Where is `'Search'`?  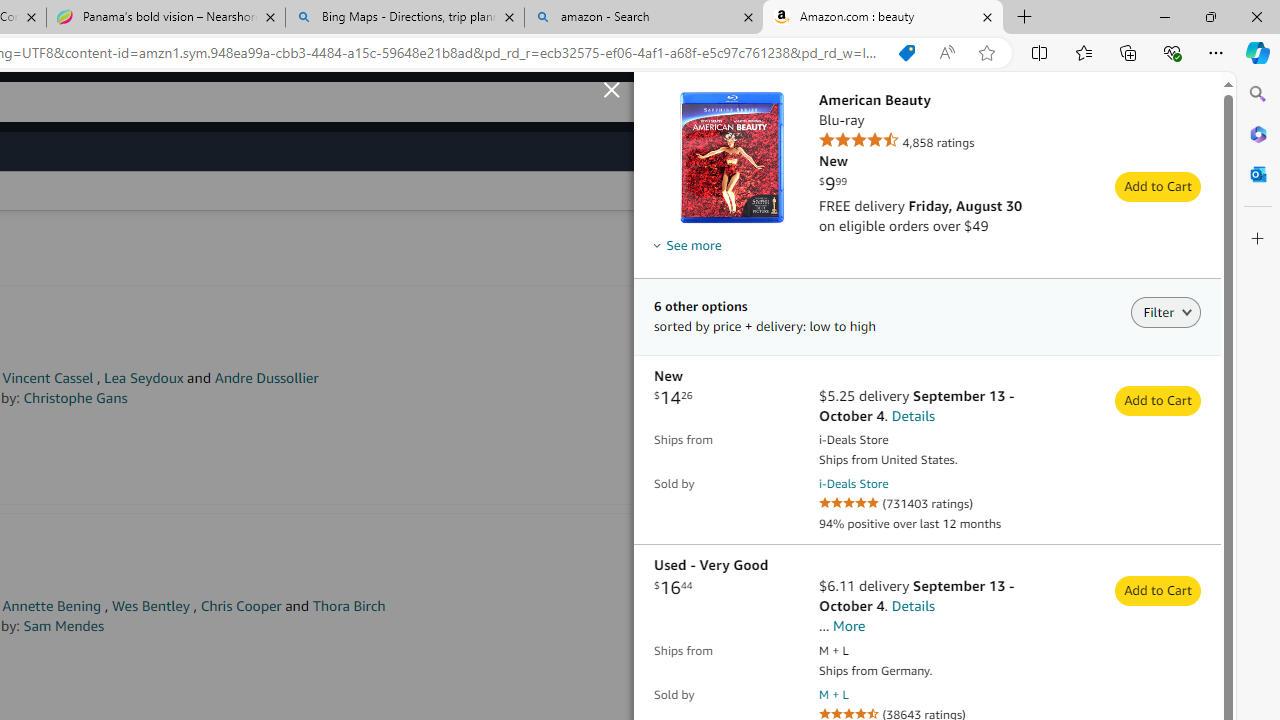 'Search' is located at coordinates (1257, 94).